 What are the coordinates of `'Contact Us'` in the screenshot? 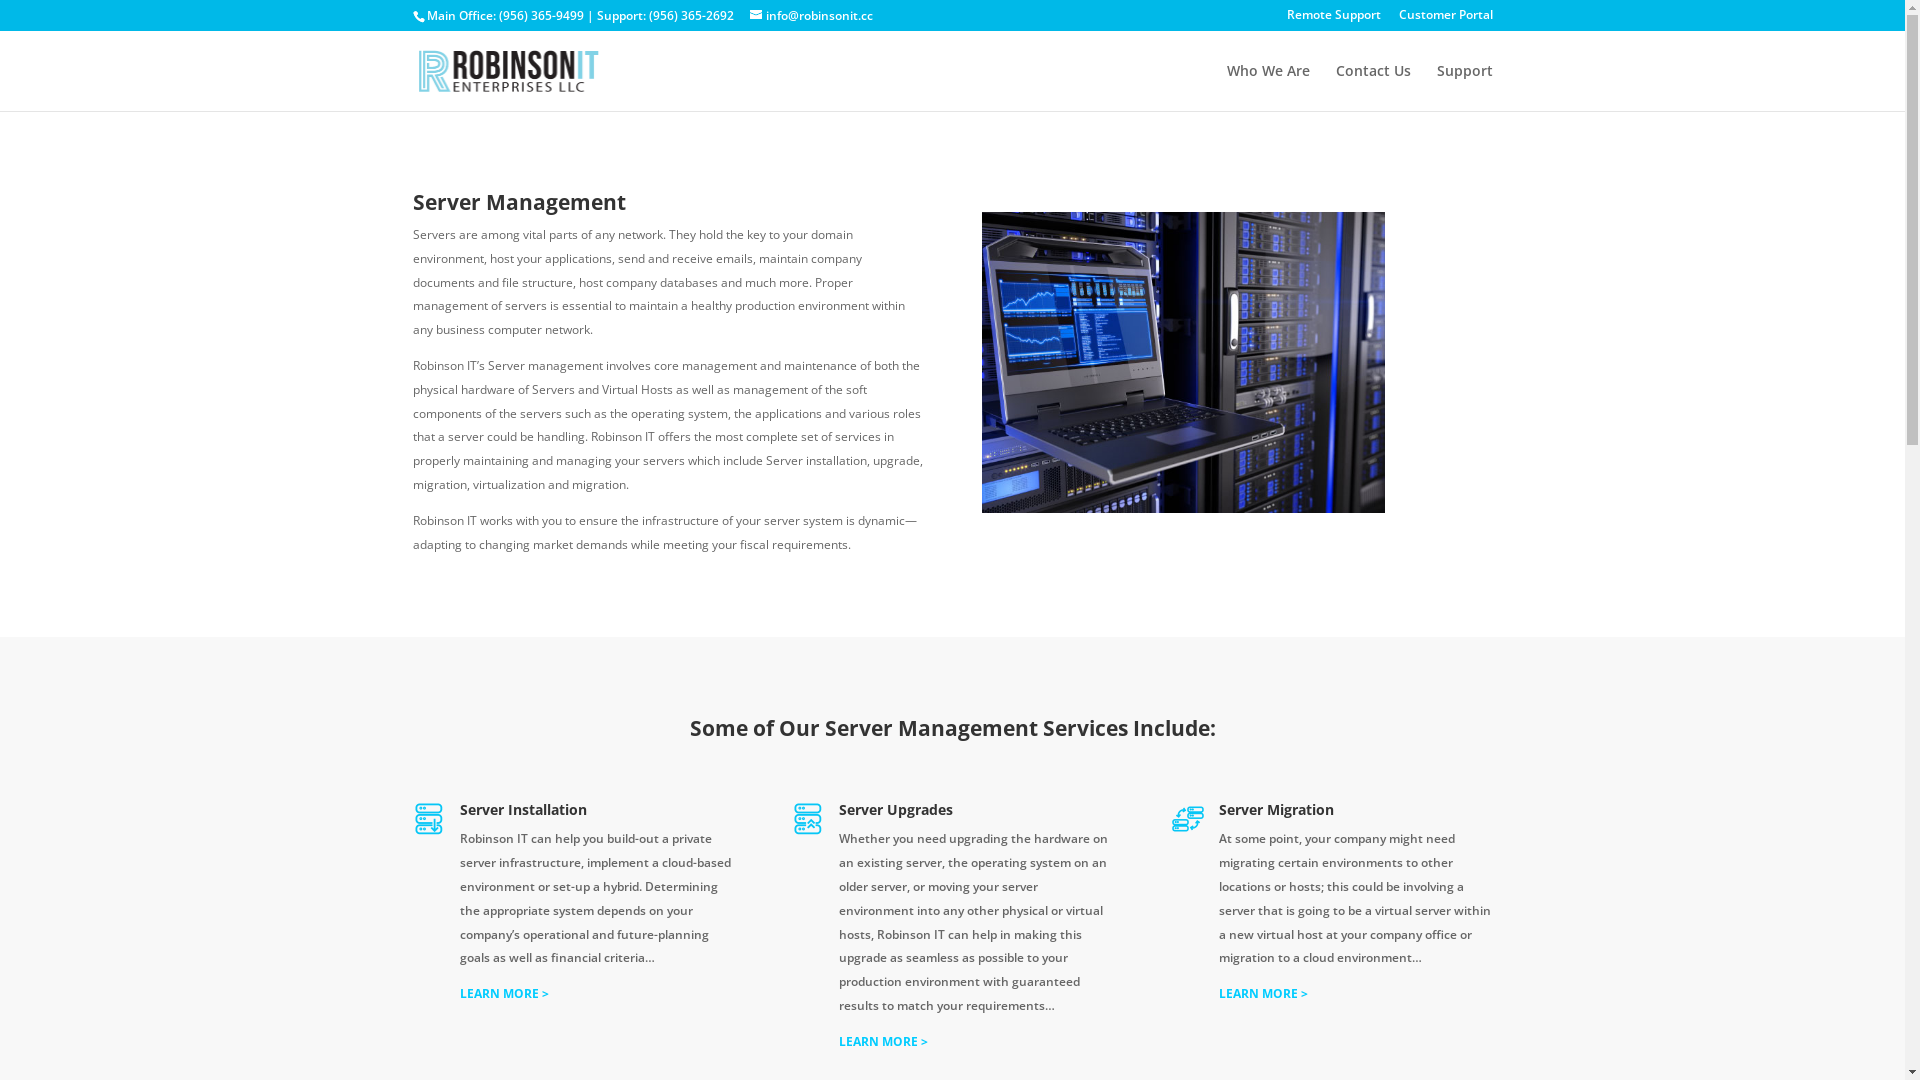 It's located at (1372, 86).